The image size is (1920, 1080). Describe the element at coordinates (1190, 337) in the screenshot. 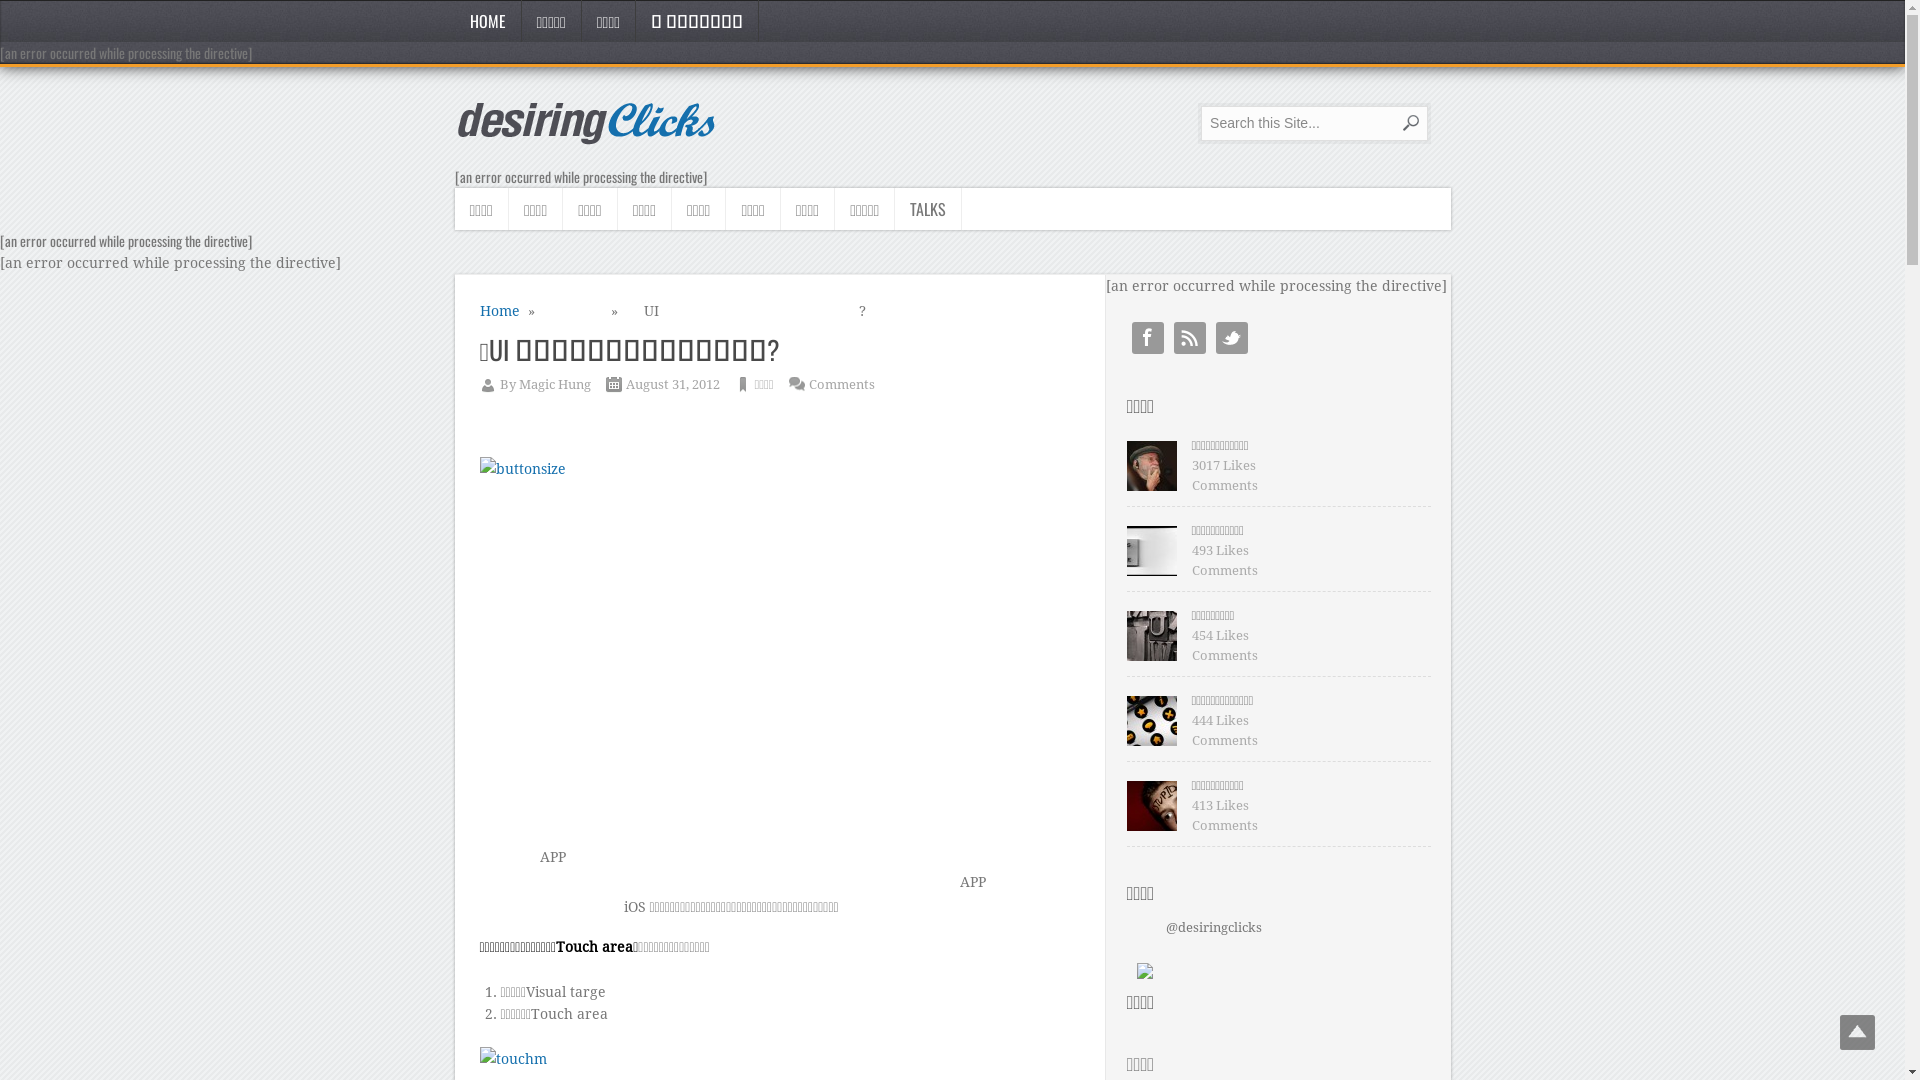

I see `'RSS'` at that location.